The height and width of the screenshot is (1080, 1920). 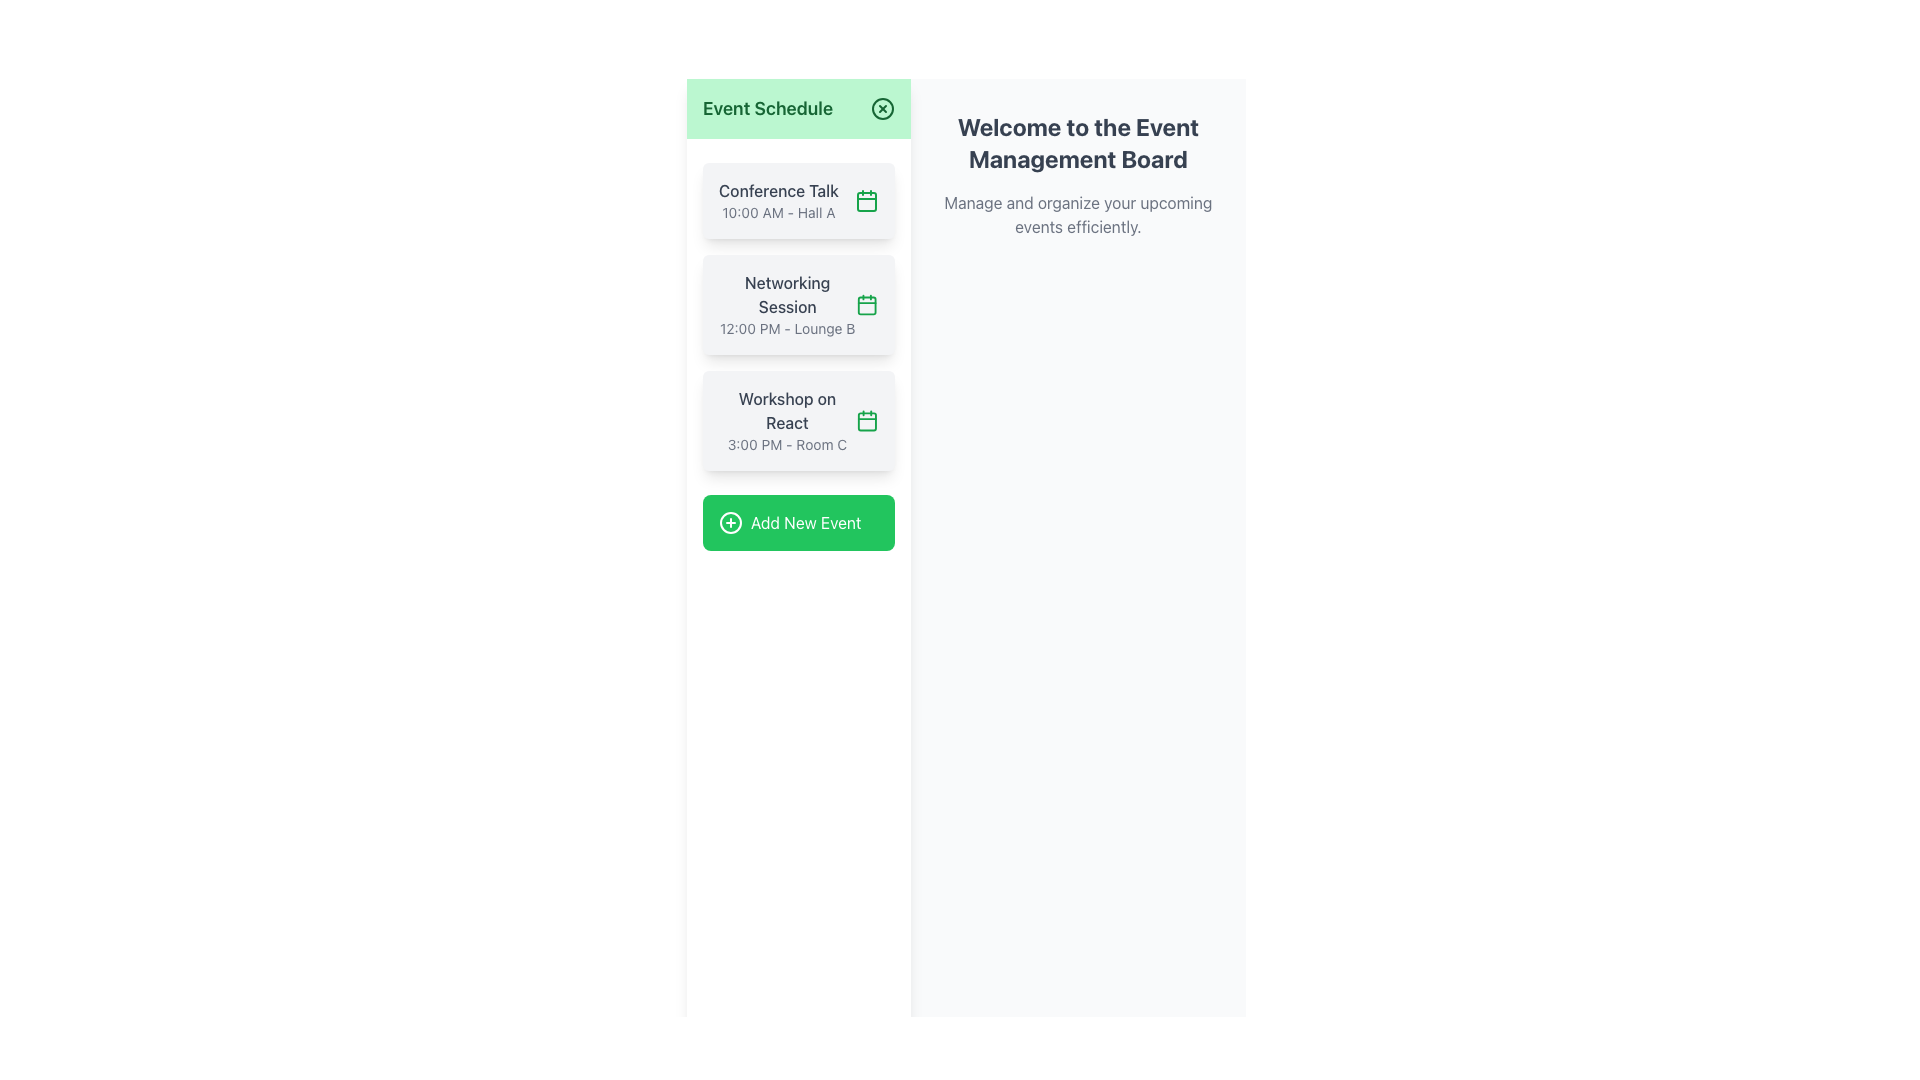 What do you see at coordinates (796, 200) in the screenshot?
I see `the first informational card in the 'Event Schedule' menu to get more details about the scheduled talk at 10:00 AM in Hall A` at bounding box center [796, 200].